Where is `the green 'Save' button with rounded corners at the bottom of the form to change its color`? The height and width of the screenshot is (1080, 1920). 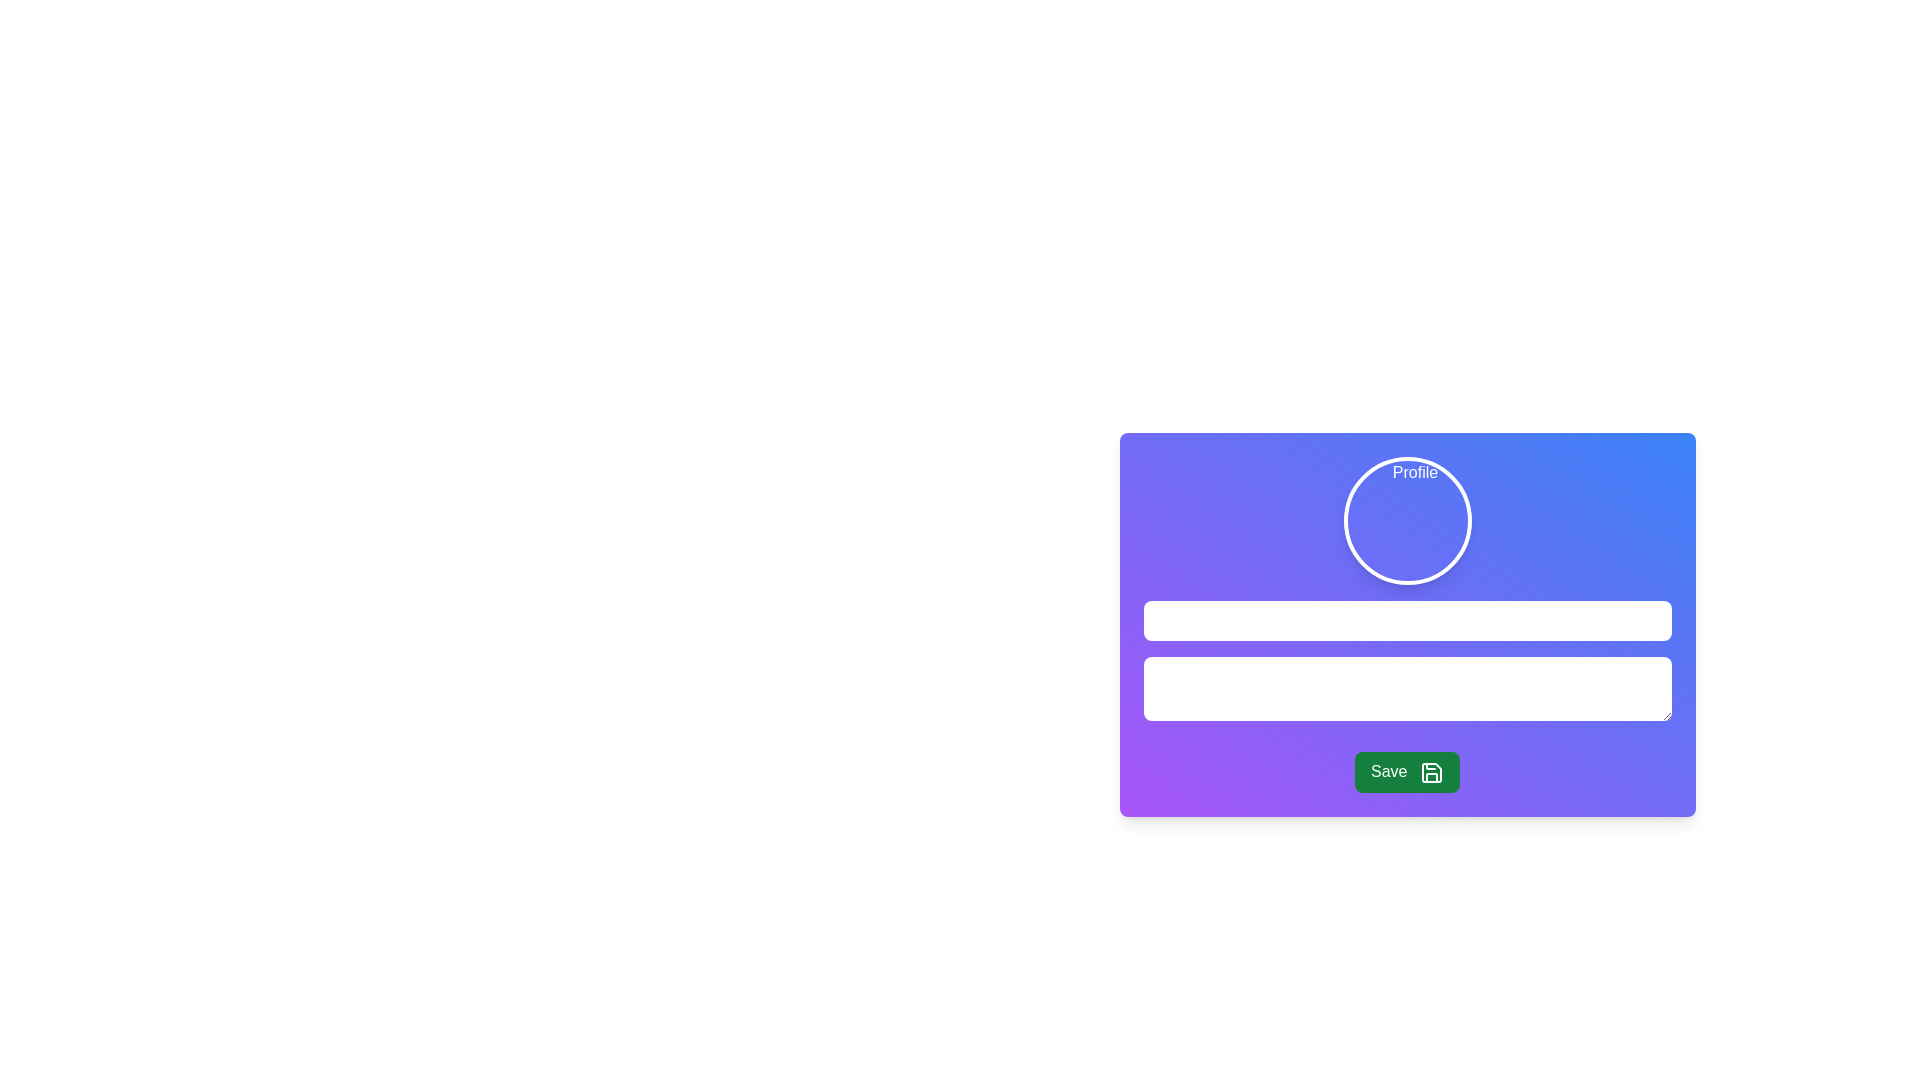
the green 'Save' button with rounded corners at the bottom of the form to change its color is located at coordinates (1406, 771).